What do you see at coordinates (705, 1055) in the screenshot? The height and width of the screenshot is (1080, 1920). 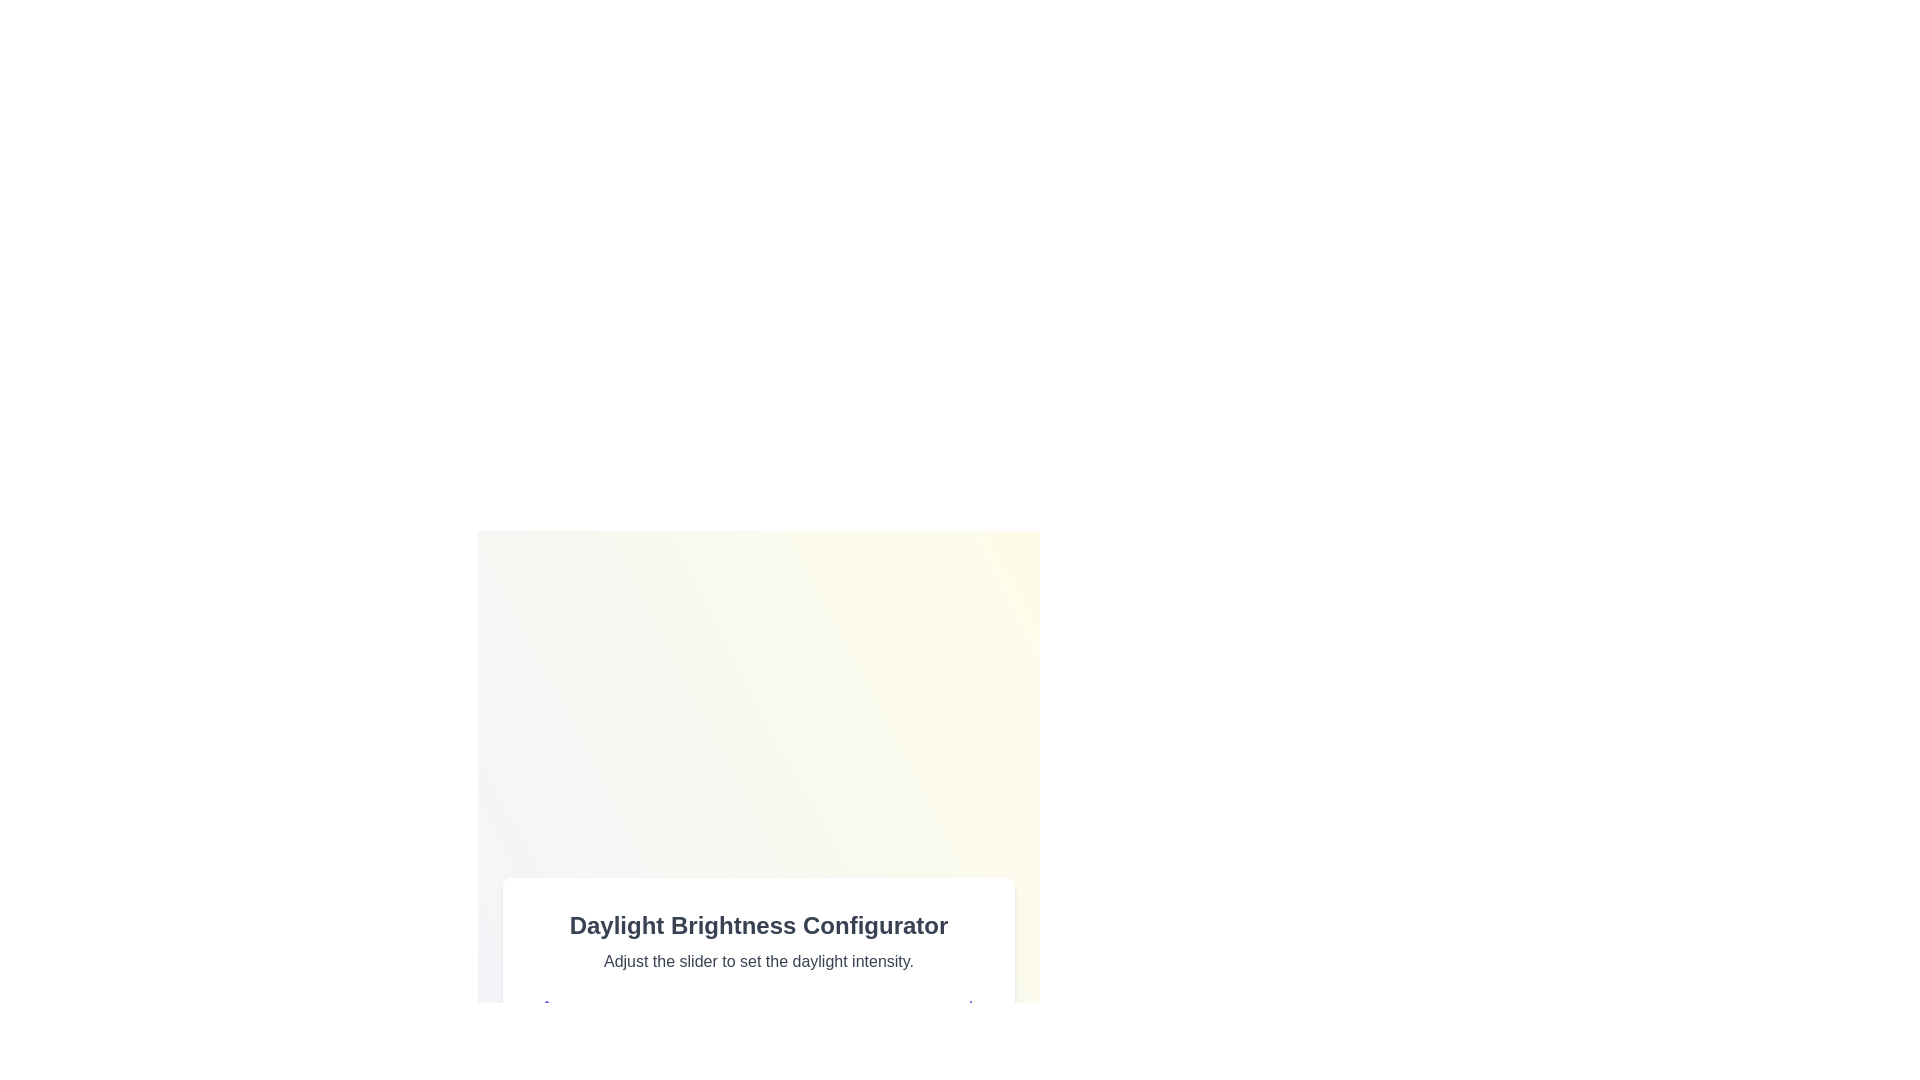 I see `the brightness slider to set the daylight intensity to 38%` at bounding box center [705, 1055].